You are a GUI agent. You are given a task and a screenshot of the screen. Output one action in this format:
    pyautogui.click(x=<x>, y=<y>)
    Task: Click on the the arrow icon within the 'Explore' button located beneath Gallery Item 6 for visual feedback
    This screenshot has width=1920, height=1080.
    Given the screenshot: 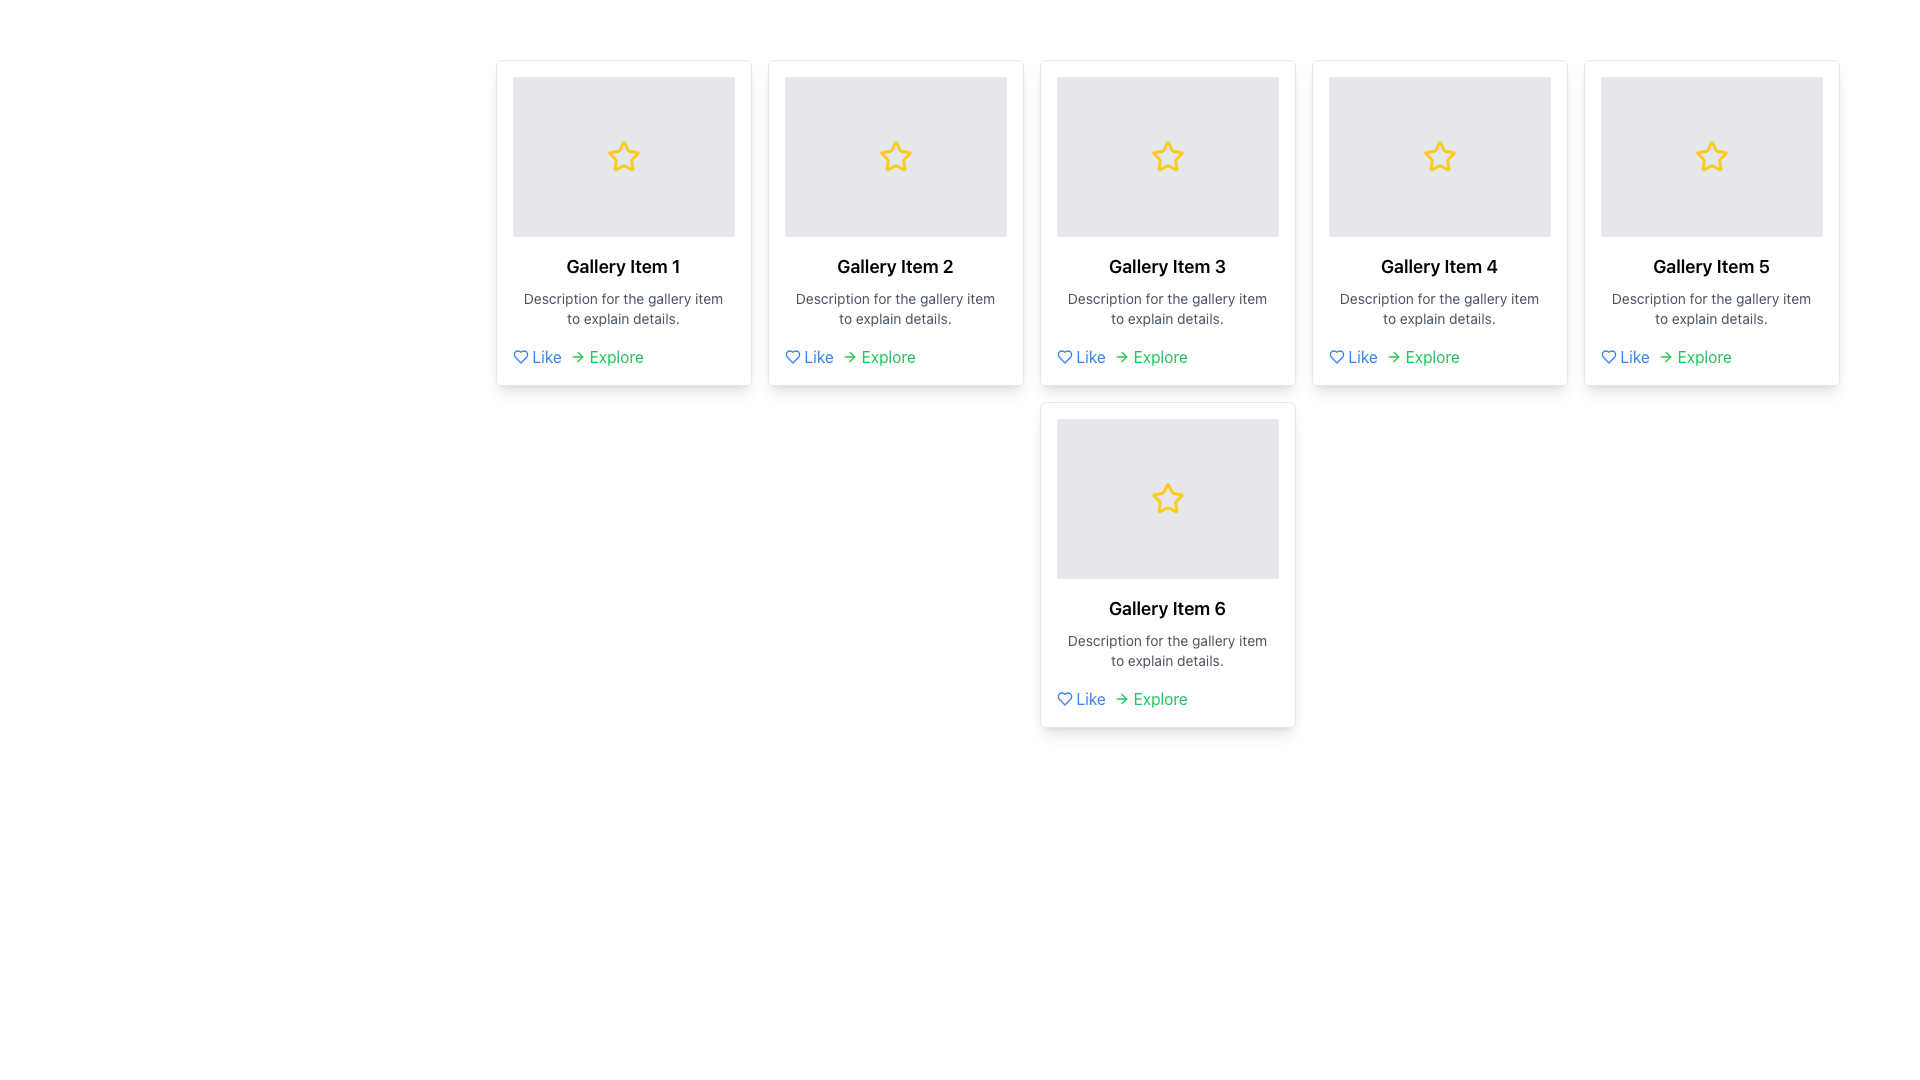 What is the action you would take?
    pyautogui.click(x=1121, y=697)
    